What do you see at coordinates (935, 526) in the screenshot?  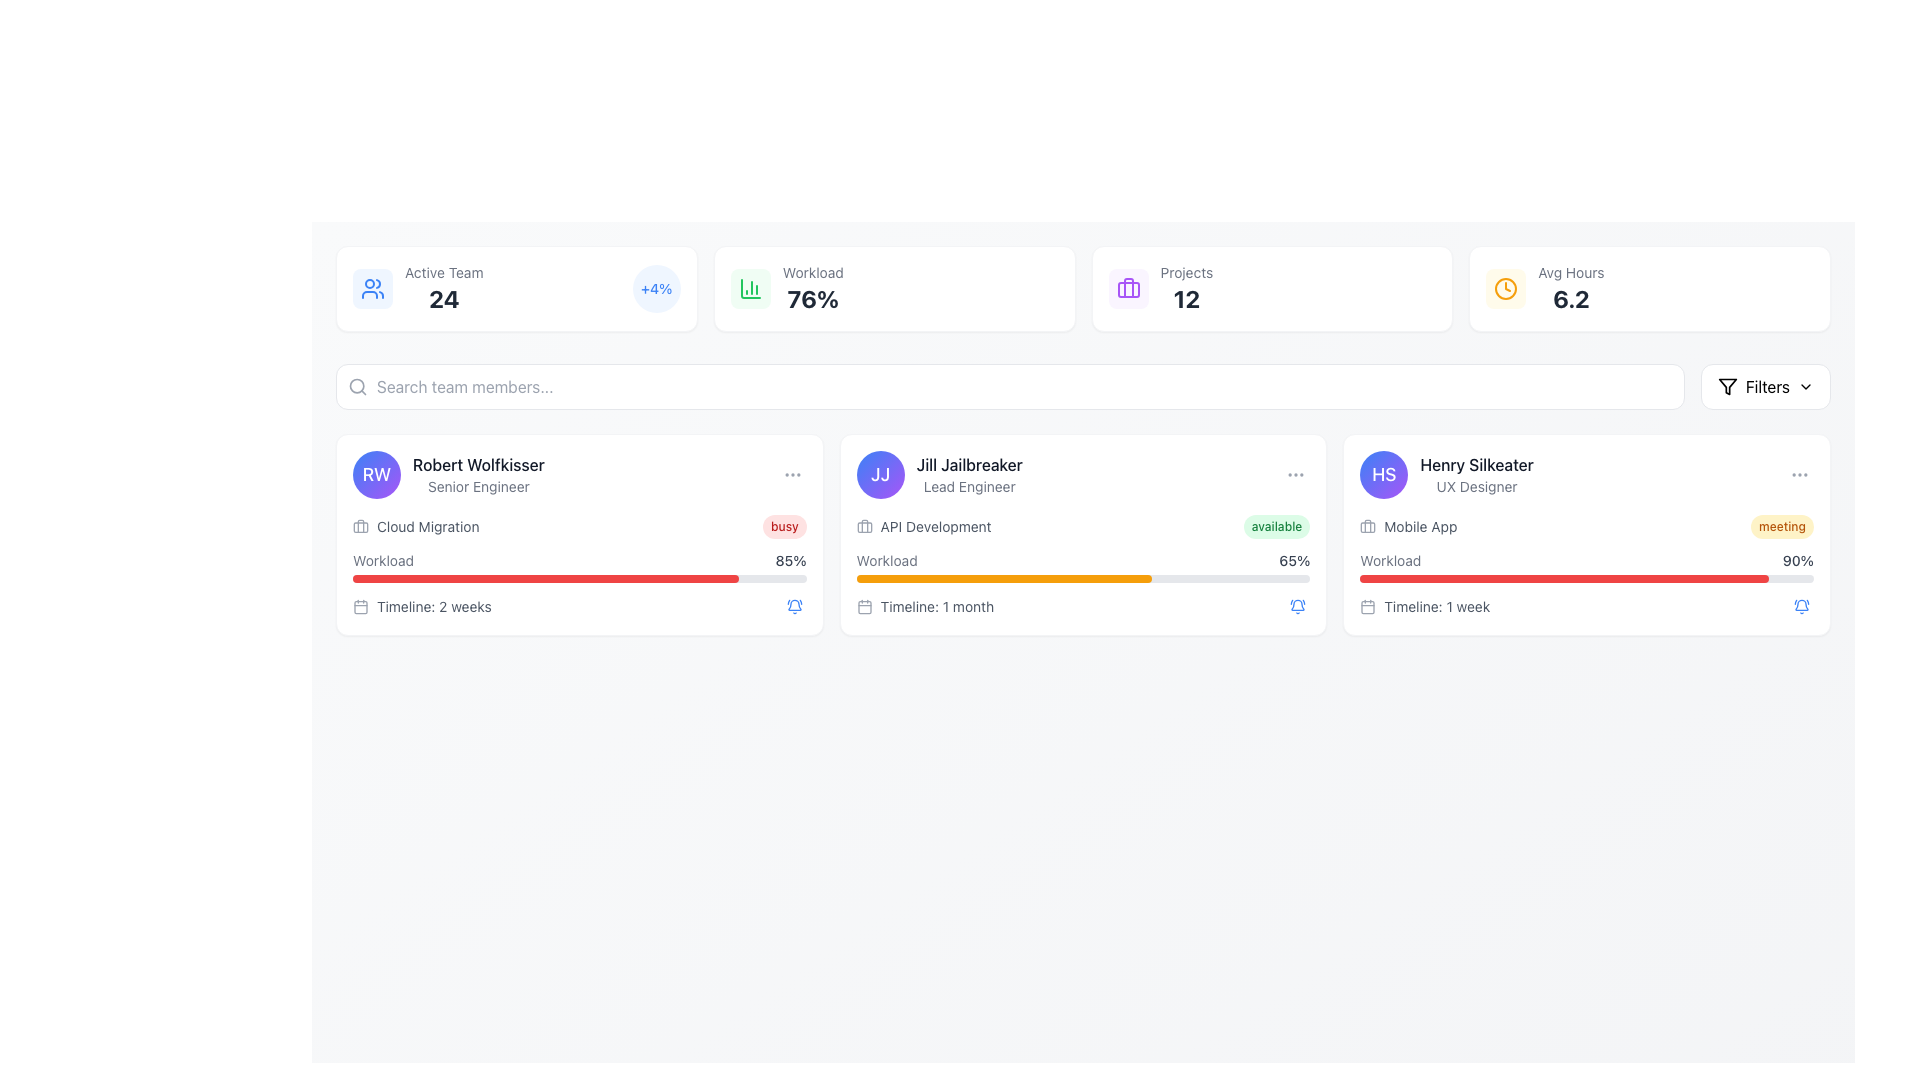 I see `the text label indicating the project or task focus associated with 'Jill Jailbreaker', which is positioned in the middle of the second row of cards, to the right of the briefcase icon and above the 'Workload' progress indicator` at bounding box center [935, 526].